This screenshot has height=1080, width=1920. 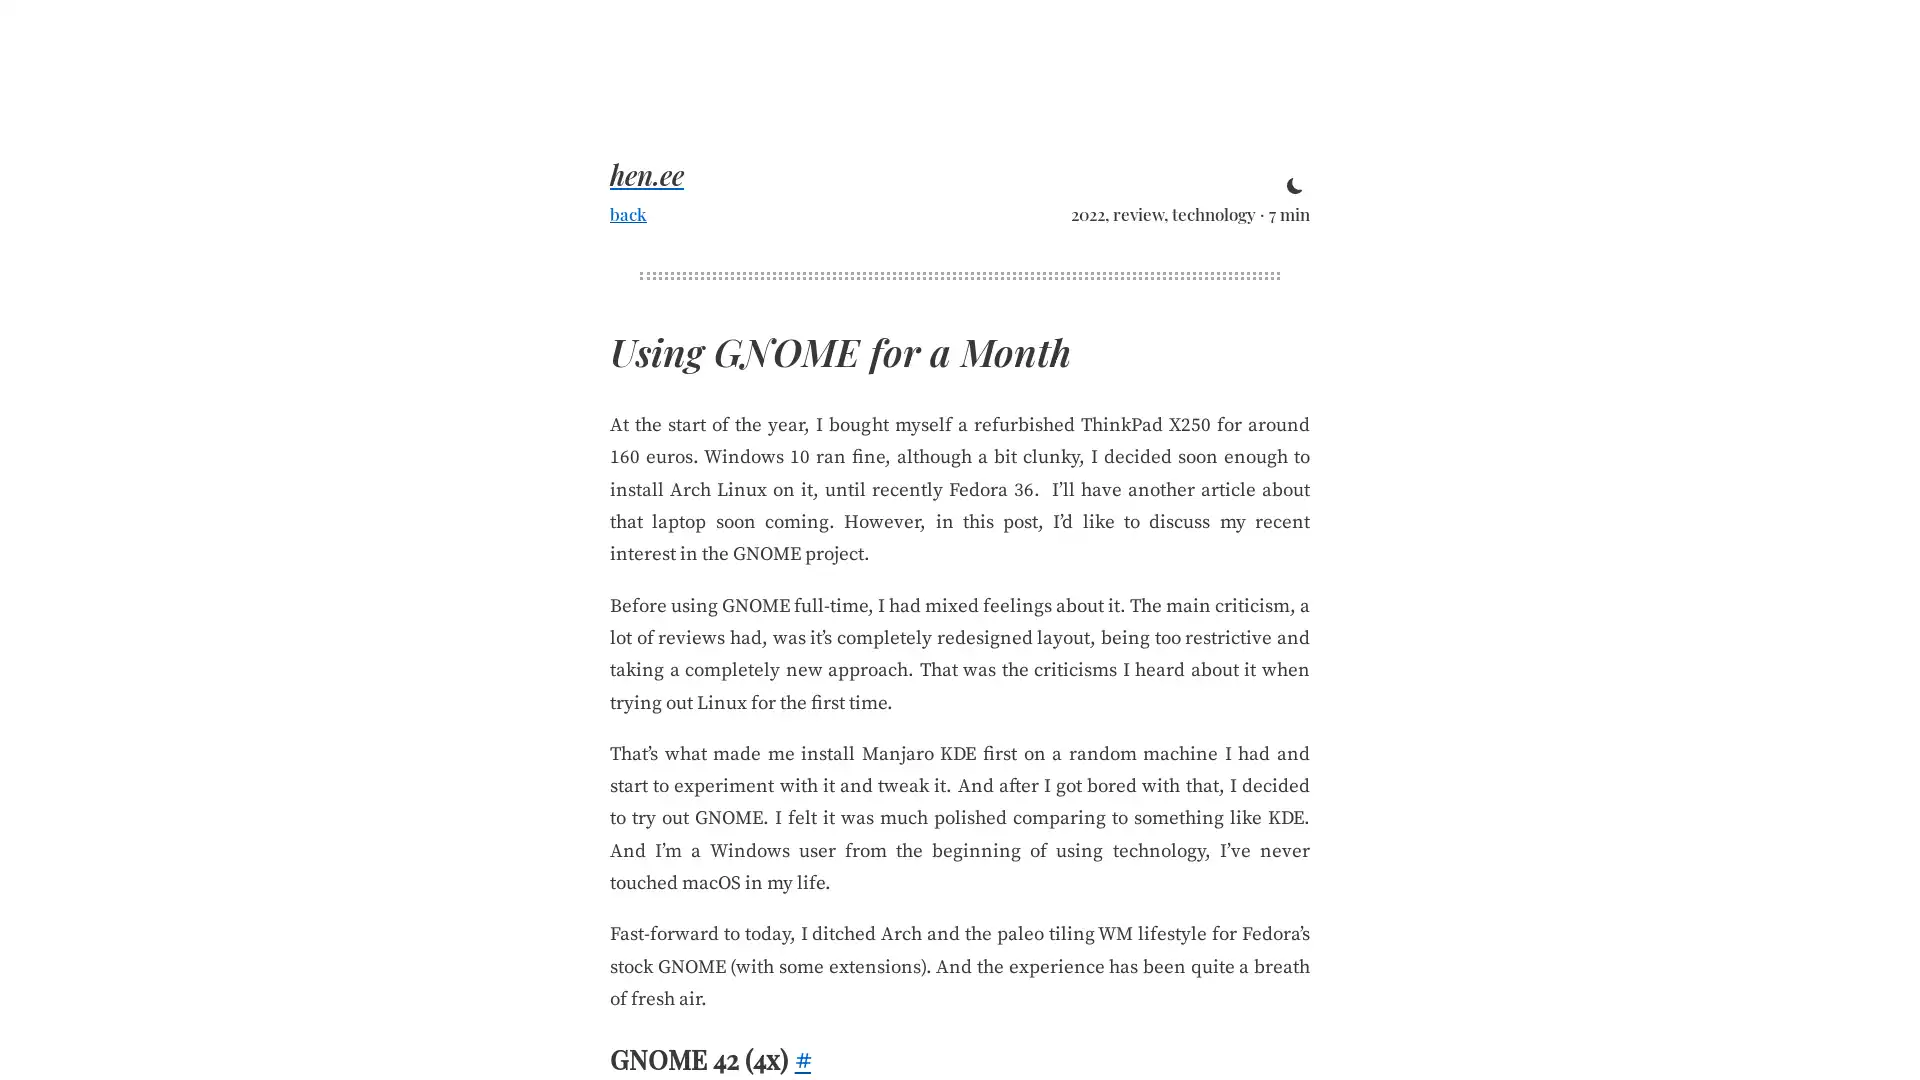 I want to click on toggle theme, so click(x=1295, y=186).